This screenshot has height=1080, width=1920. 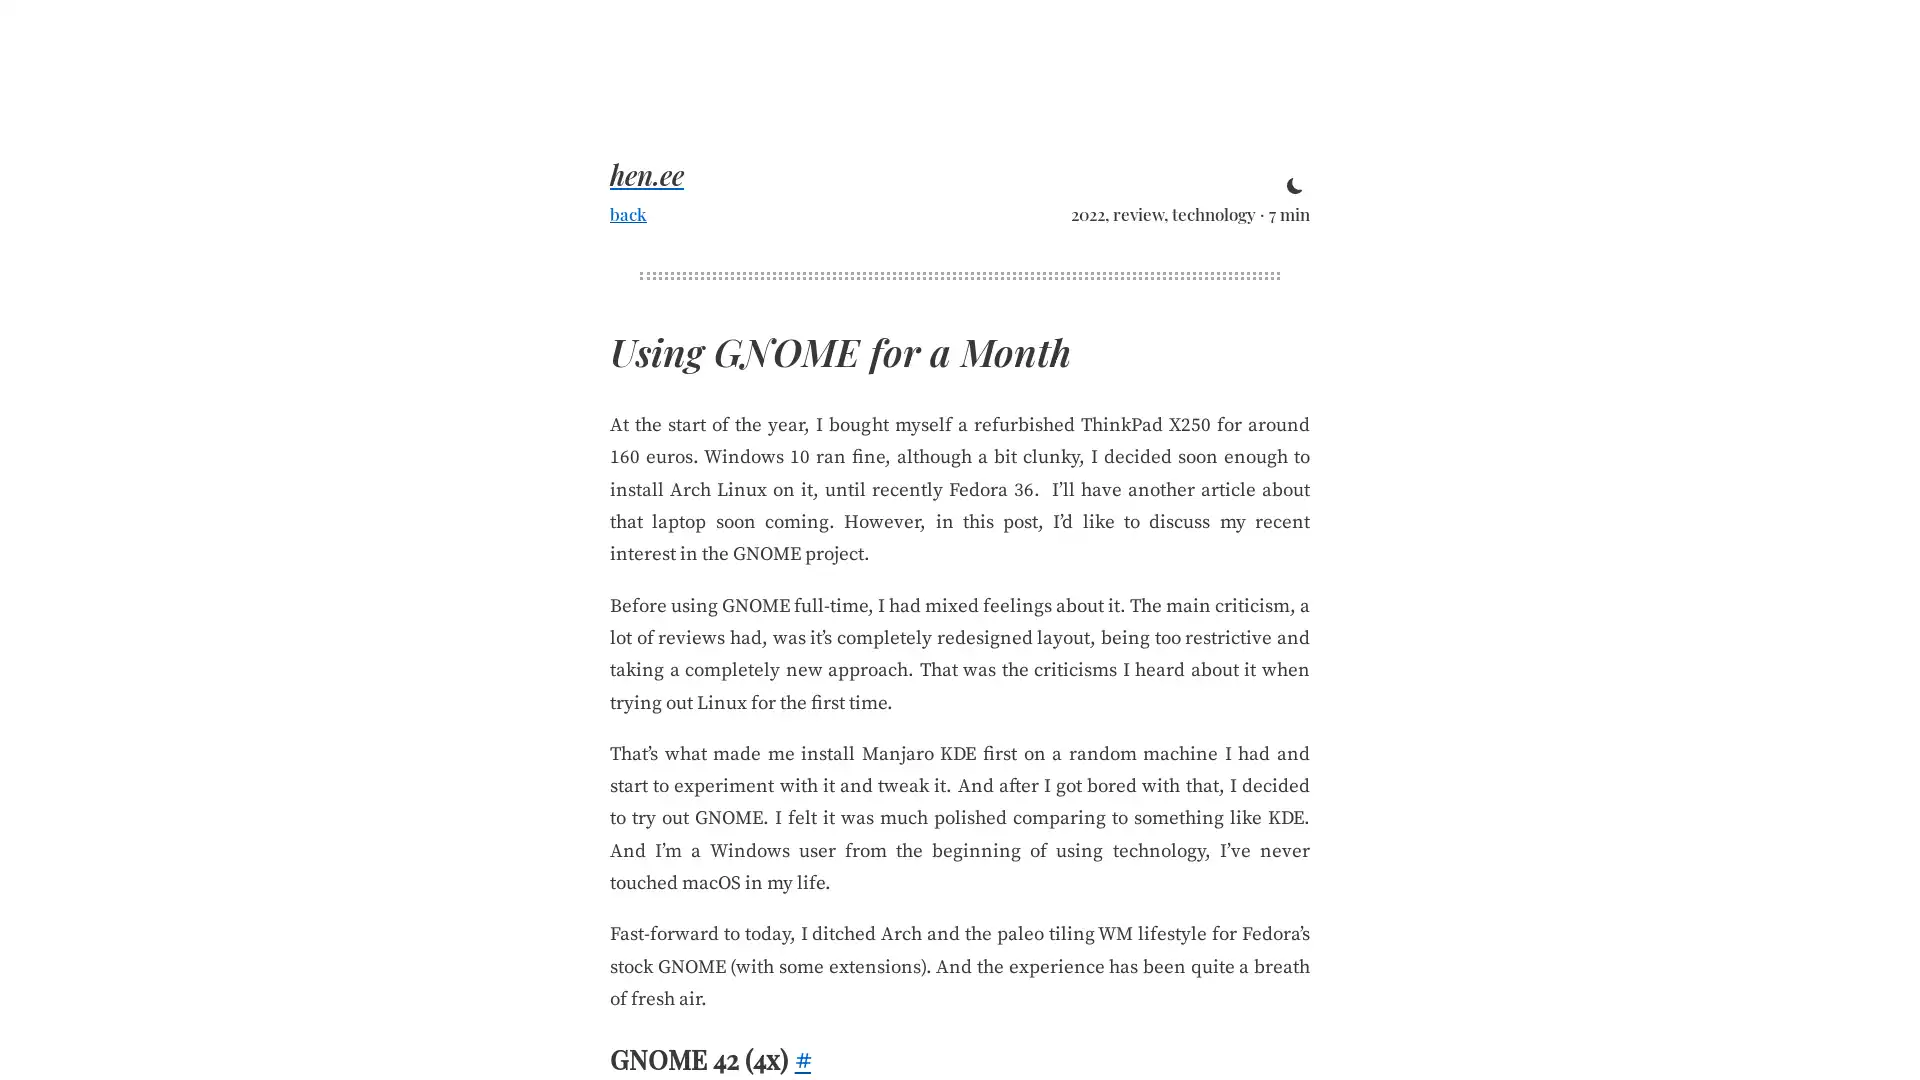 I want to click on toggle theme, so click(x=1295, y=186).